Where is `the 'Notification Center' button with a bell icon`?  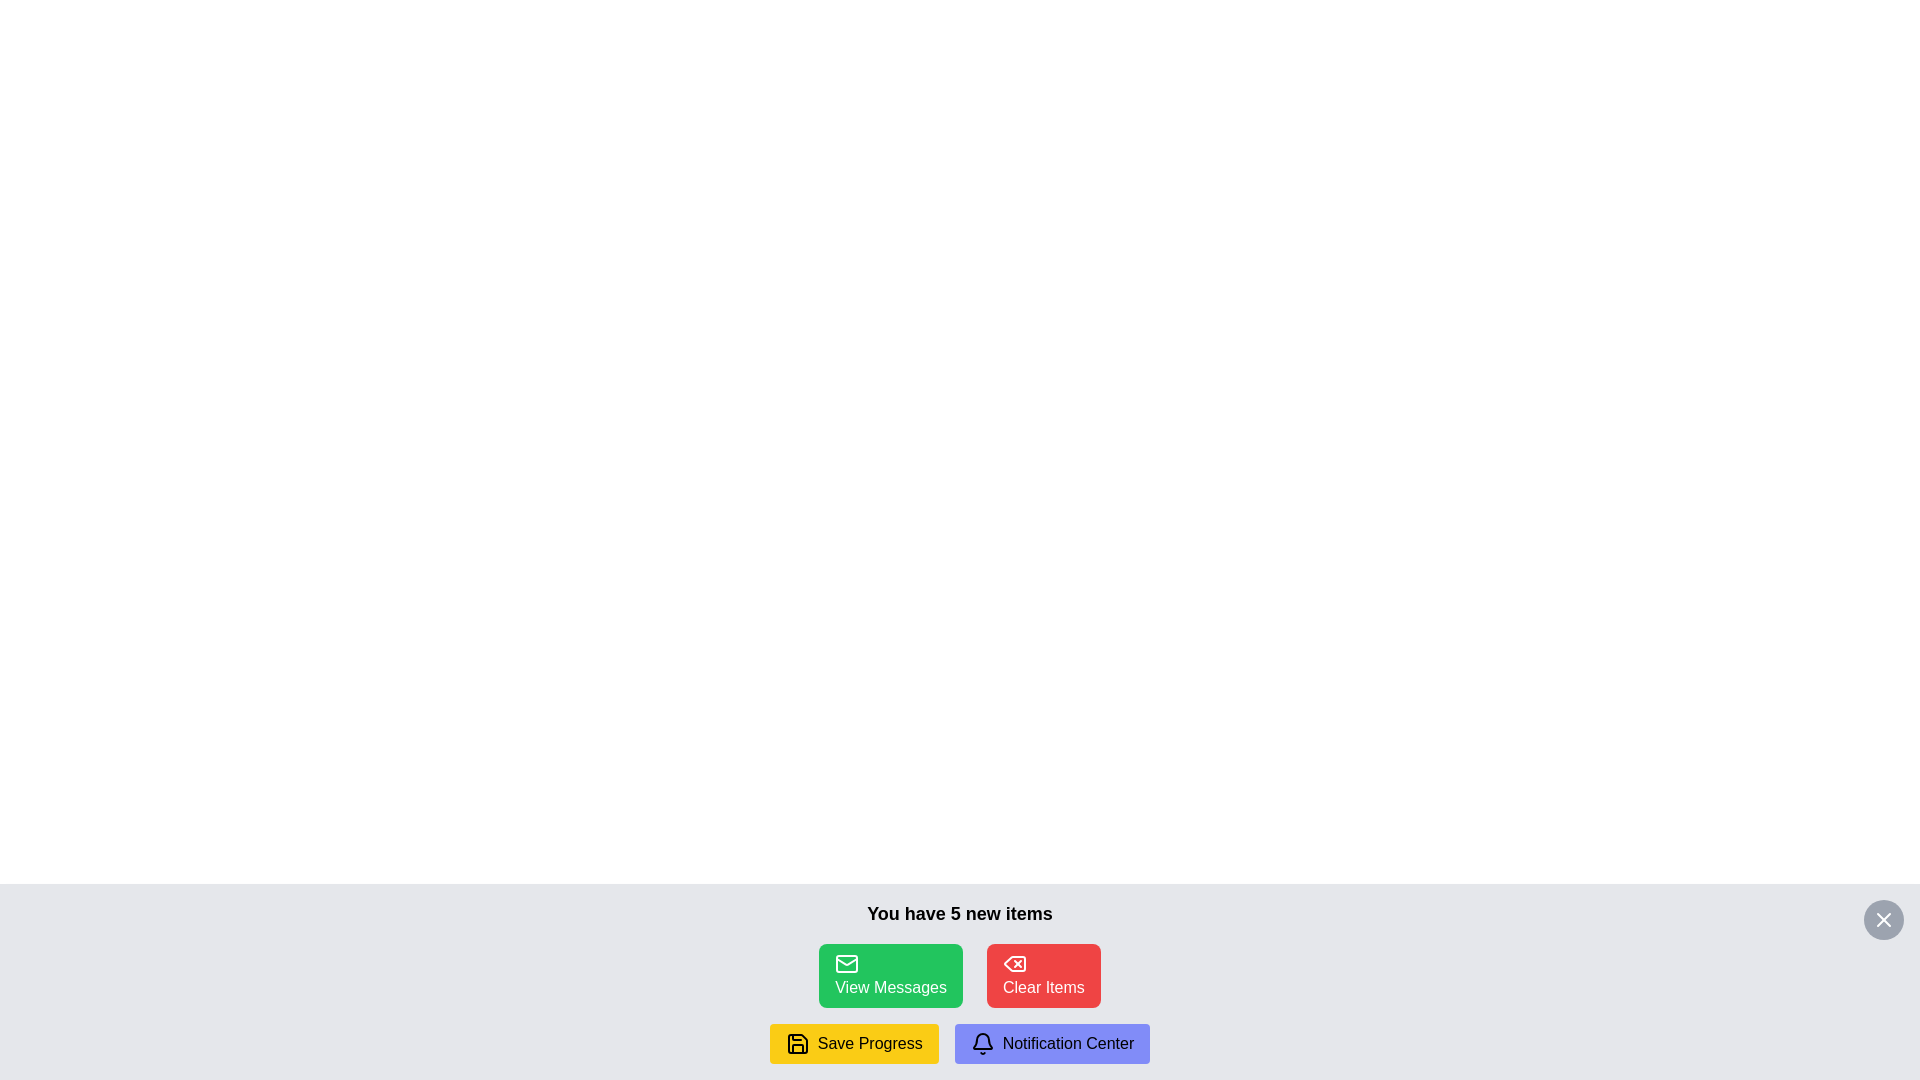 the 'Notification Center' button with a bell icon is located at coordinates (1051, 1043).